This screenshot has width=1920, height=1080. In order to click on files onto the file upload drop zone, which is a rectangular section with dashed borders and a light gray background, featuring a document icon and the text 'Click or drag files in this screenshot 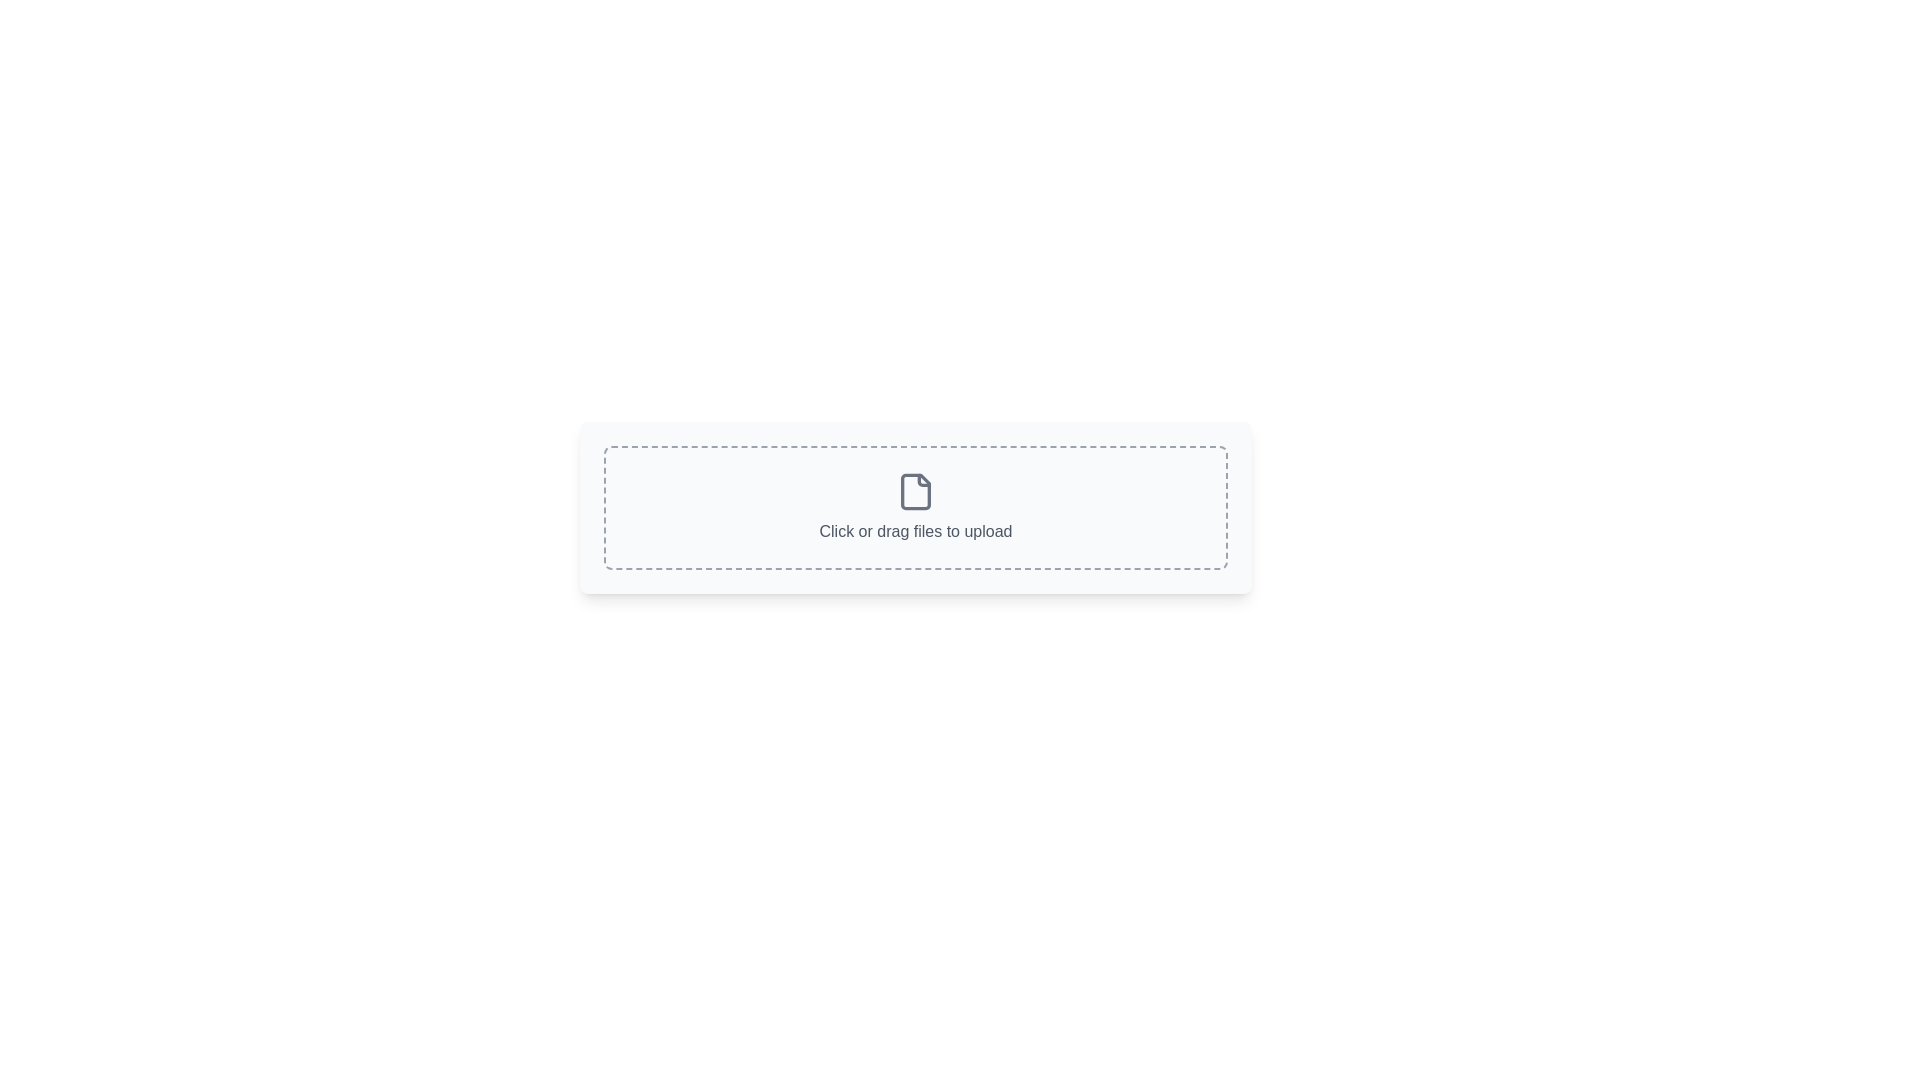, I will do `click(915, 507)`.